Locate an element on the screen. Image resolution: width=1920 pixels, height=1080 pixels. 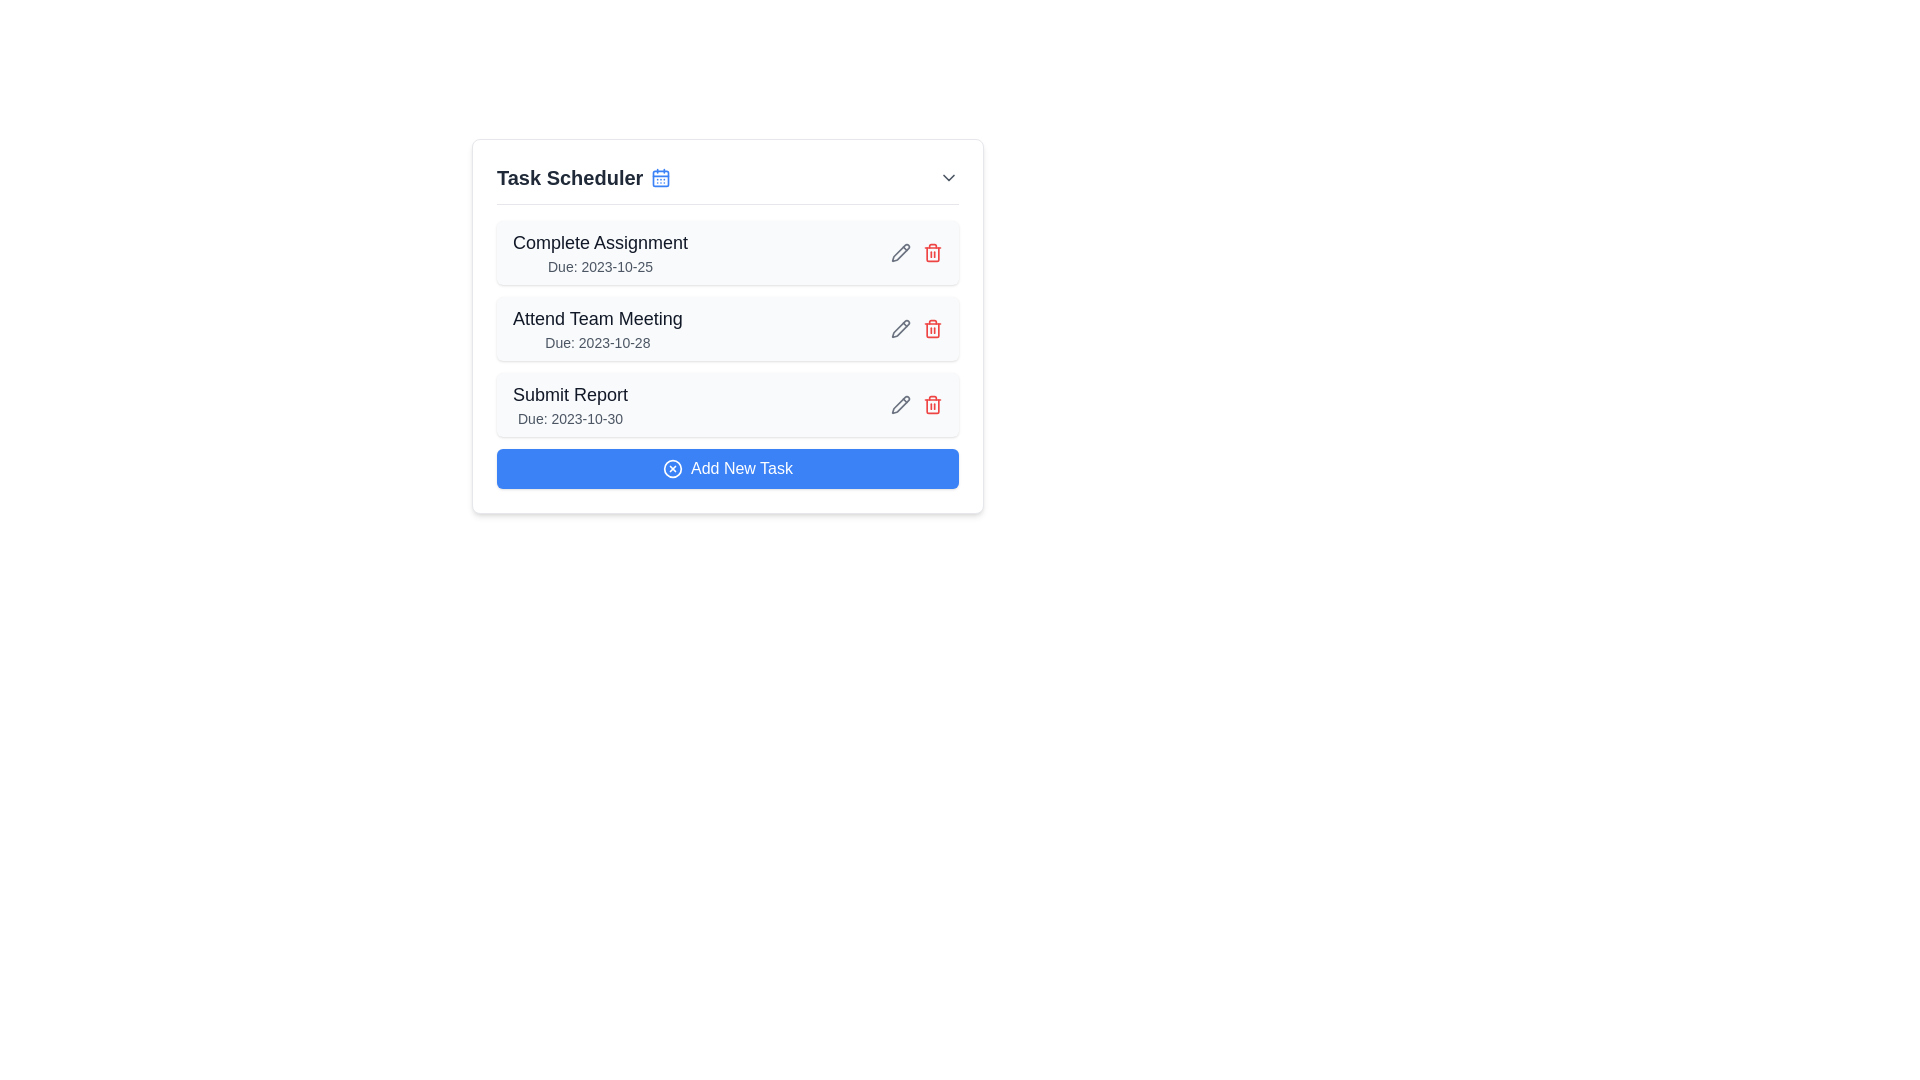
the first interactive icon button on the right side of the 'Complete Assignment' task row is located at coordinates (900, 405).